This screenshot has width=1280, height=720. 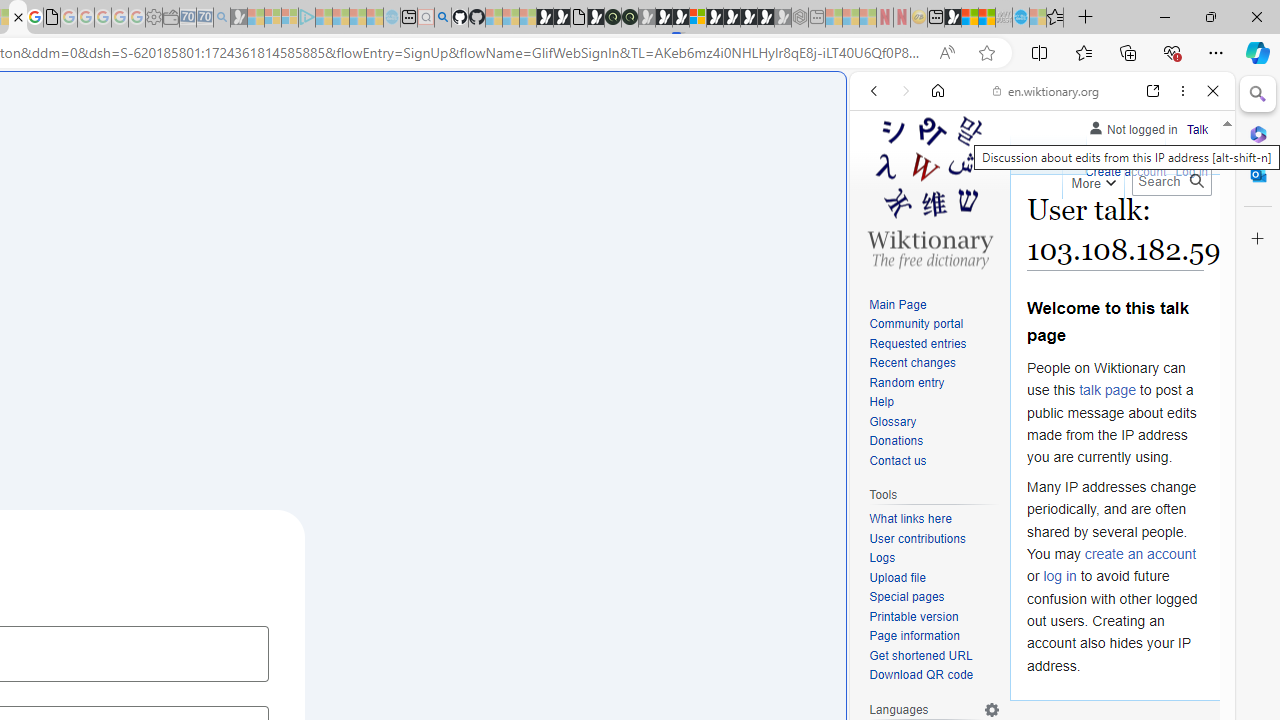 I want to click on 'Random entry', so click(x=905, y=382).